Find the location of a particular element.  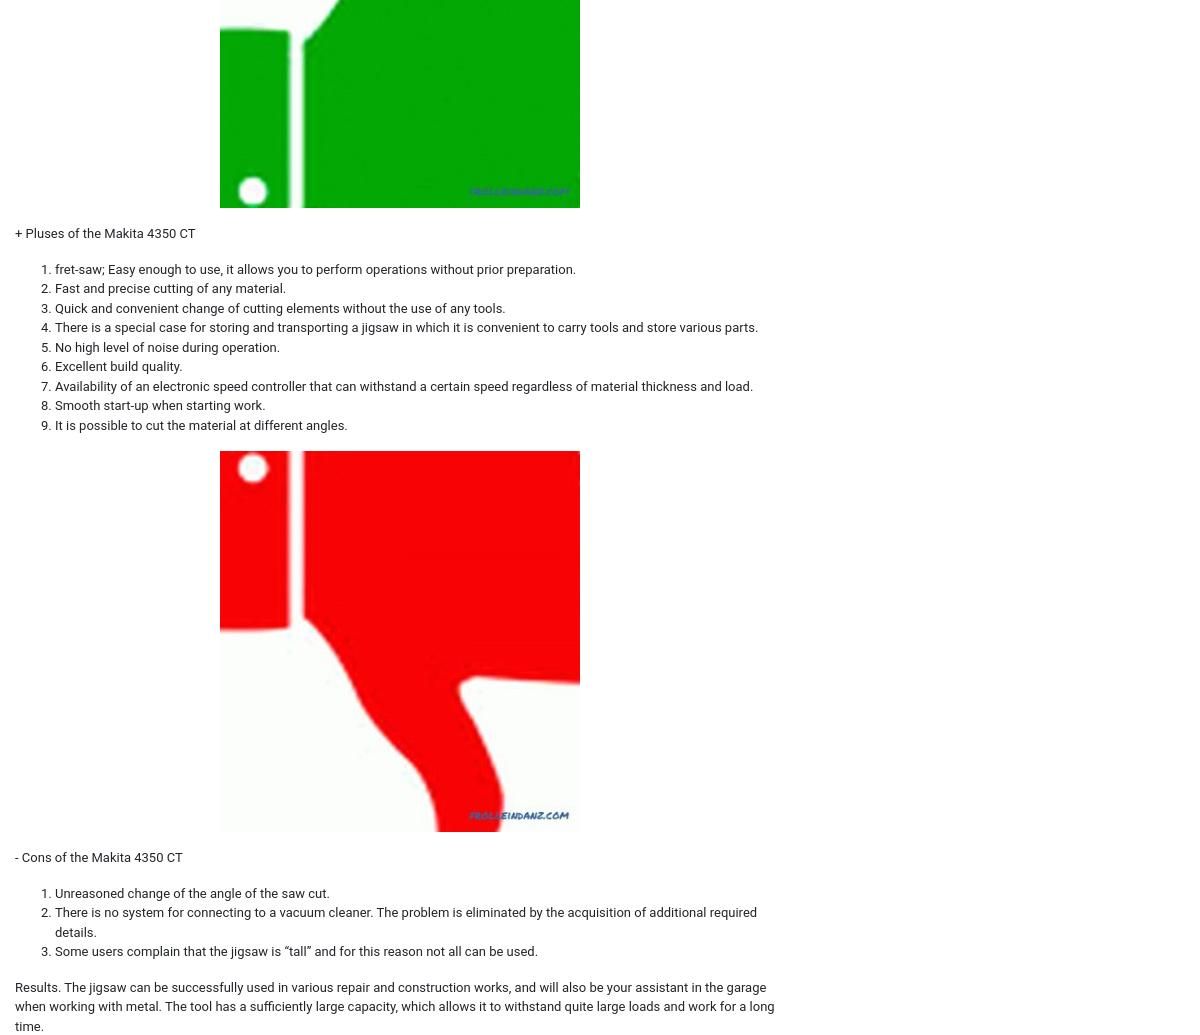

'Results. The jigsaw can be successfully used in various repair and construction works, and will also be your assistant in the garage when working with metal. The tool has a sufficiently large capacity, which allows it to withstand quite large loads and work for a long time.' is located at coordinates (15, 1005).